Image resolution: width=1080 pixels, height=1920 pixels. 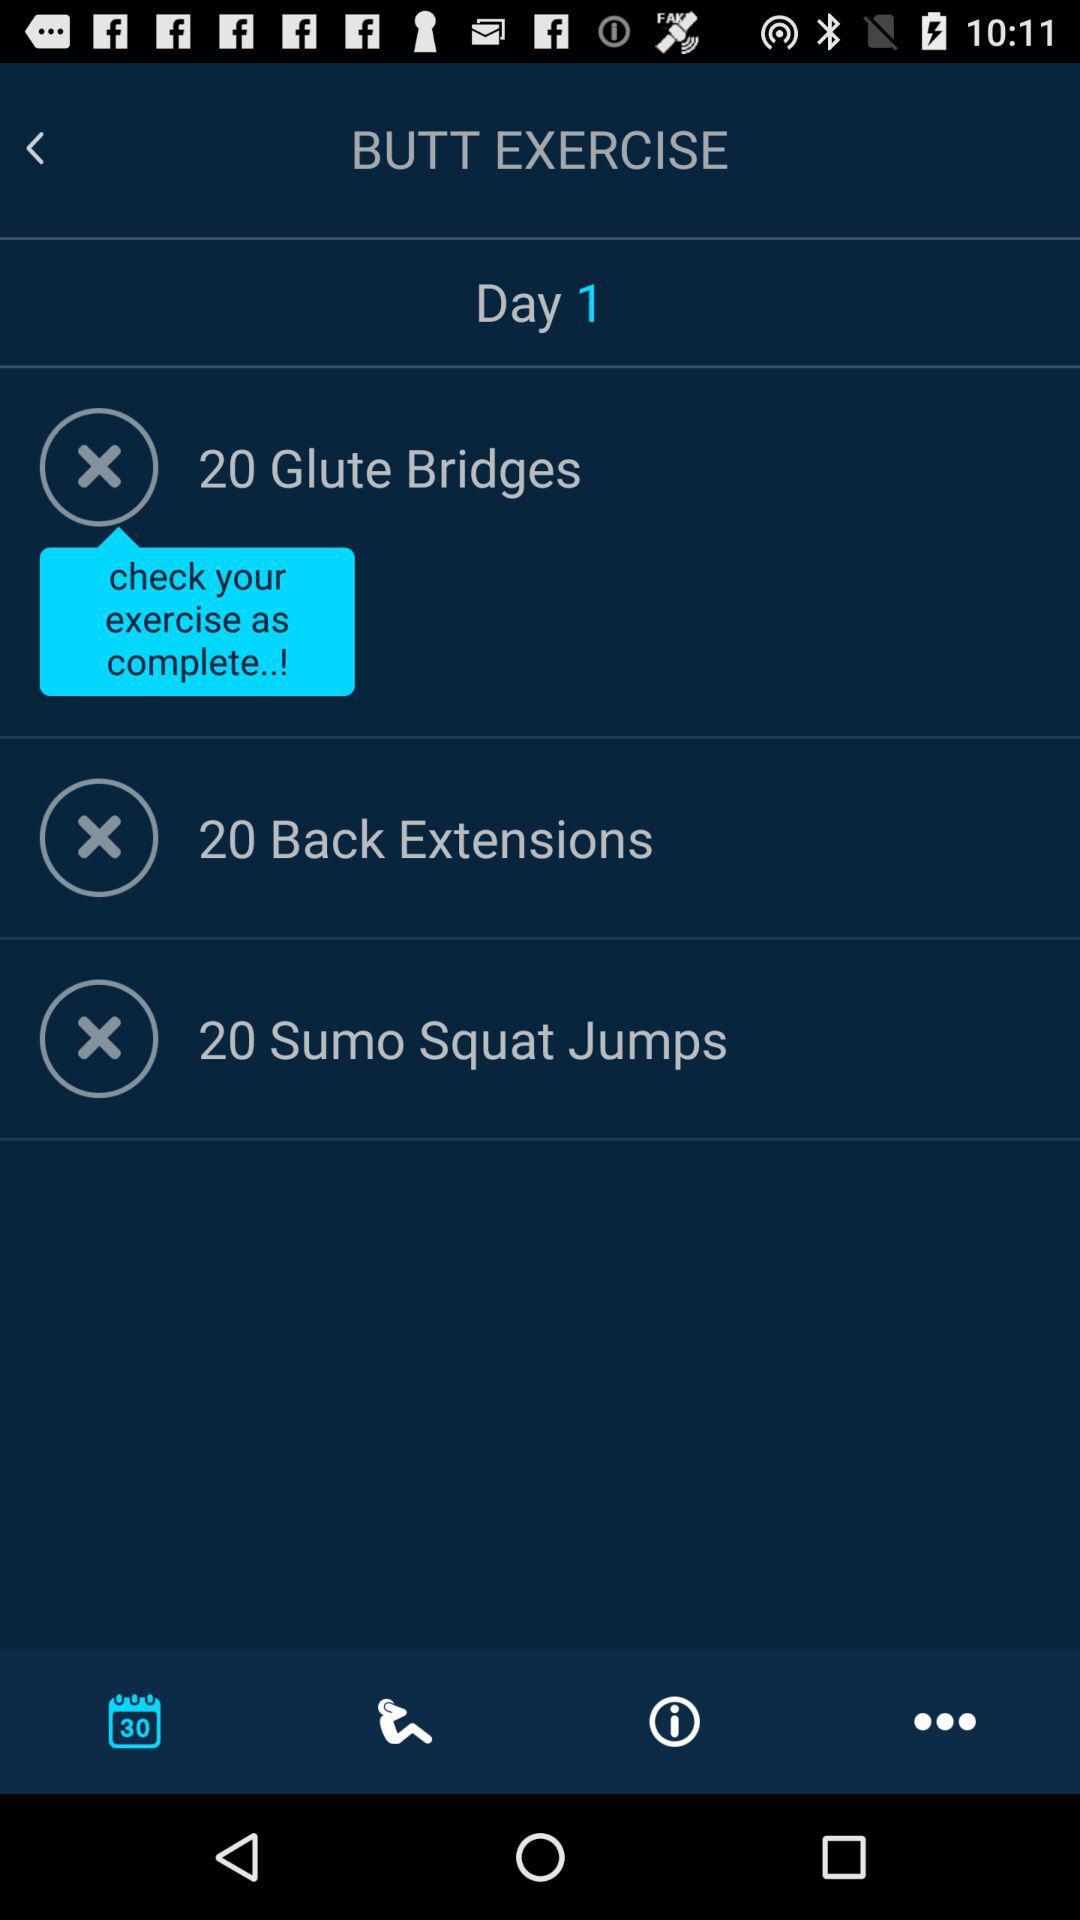 What do you see at coordinates (99, 466) in the screenshot?
I see `mark as complete` at bounding box center [99, 466].